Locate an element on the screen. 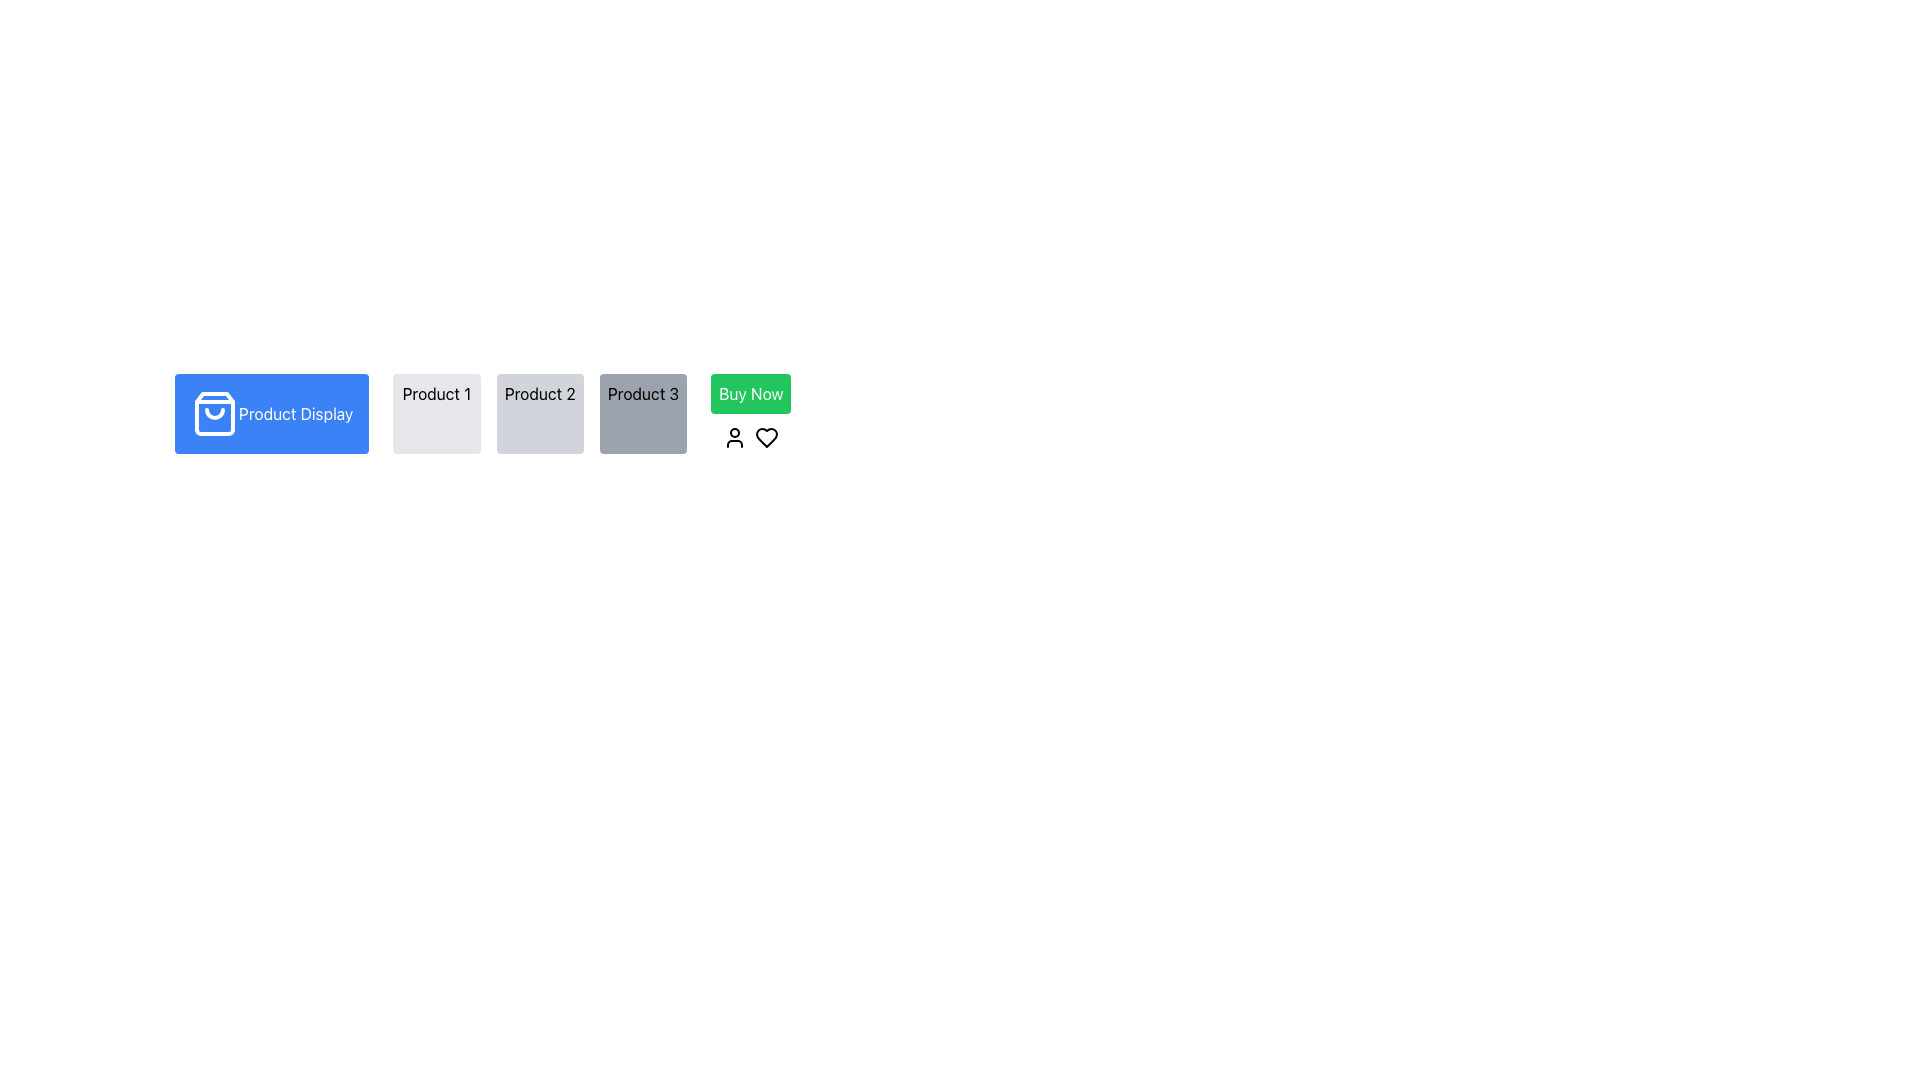  the 'Buy Now' button, which is a green rectangular button with white text, positioned towards the right side of the interface adjacent to a grey box labeled 'Product 3' is located at coordinates (750, 393).